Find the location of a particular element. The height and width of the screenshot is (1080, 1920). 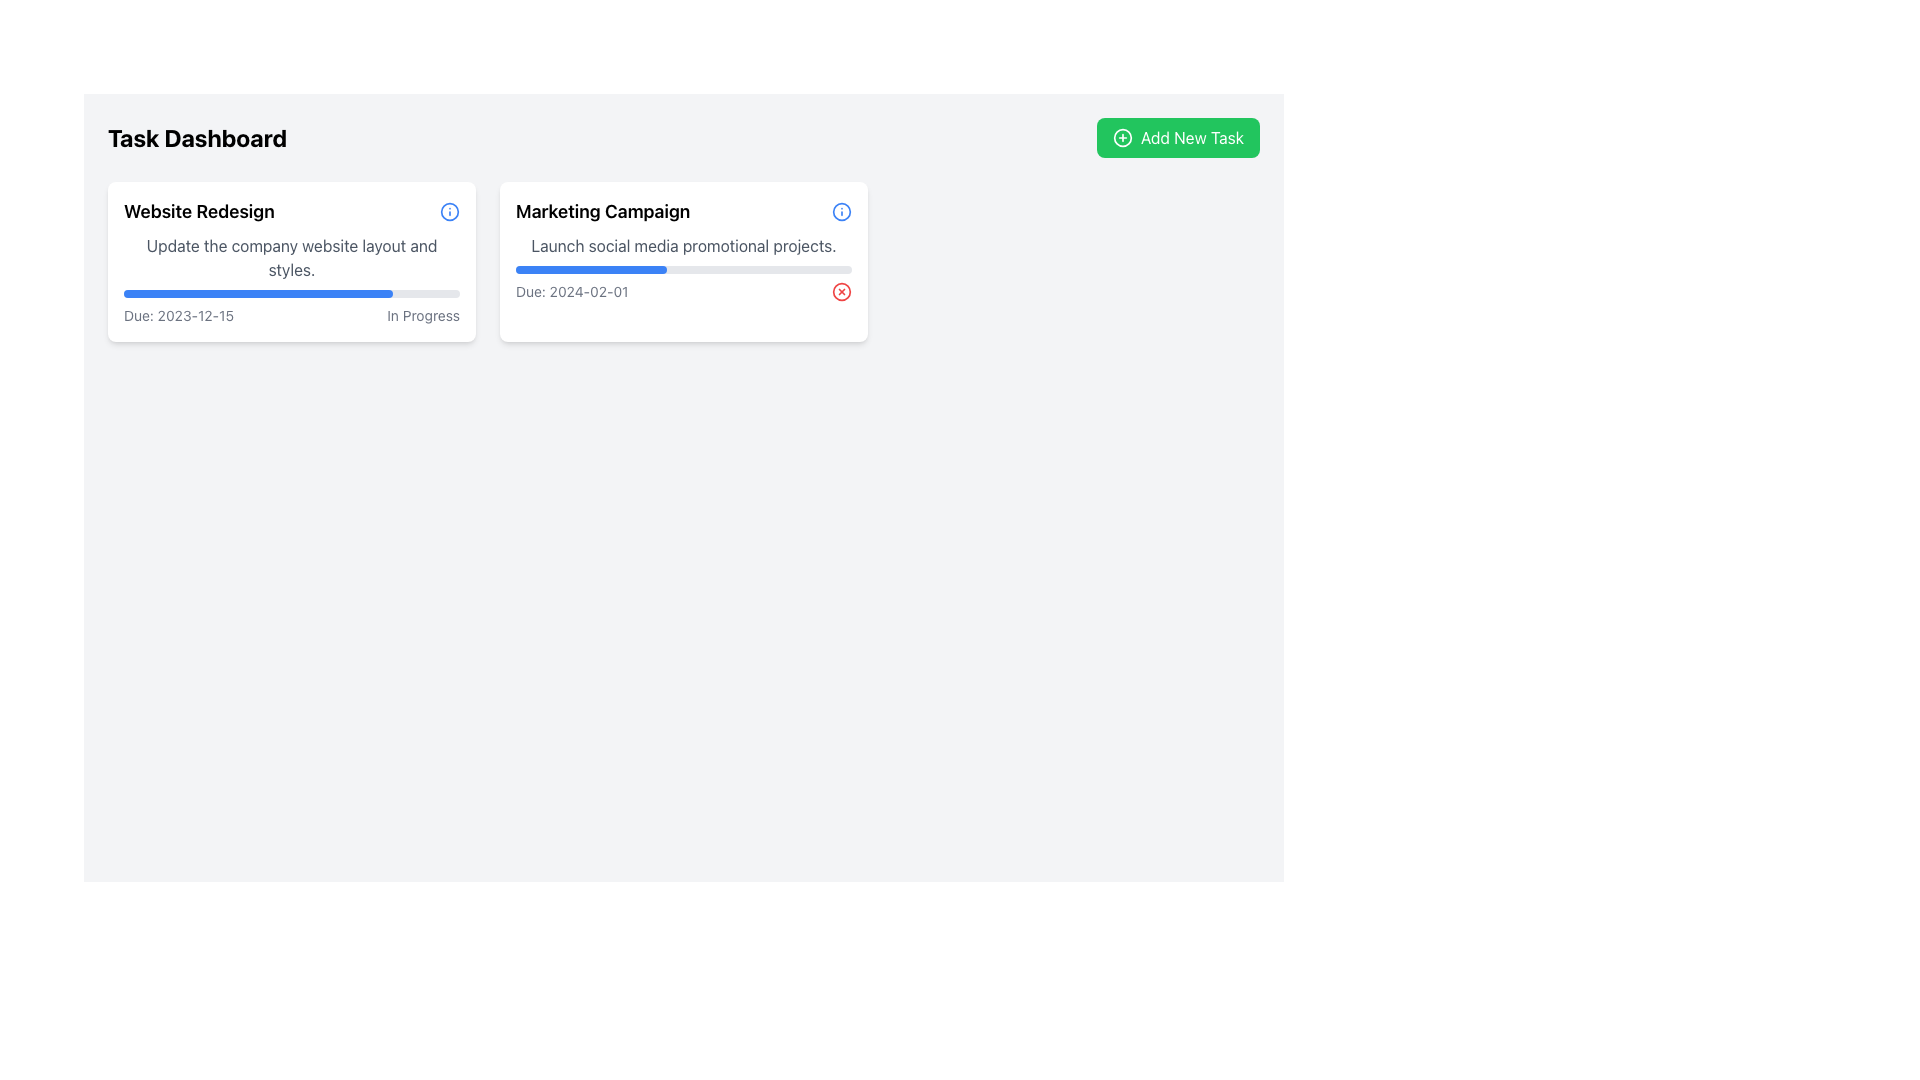

text of the status indicator located at the bottom-right of the 'Website Redesign' card, adjacent to the due date of '2023-12-15' is located at coordinates (422, 315).